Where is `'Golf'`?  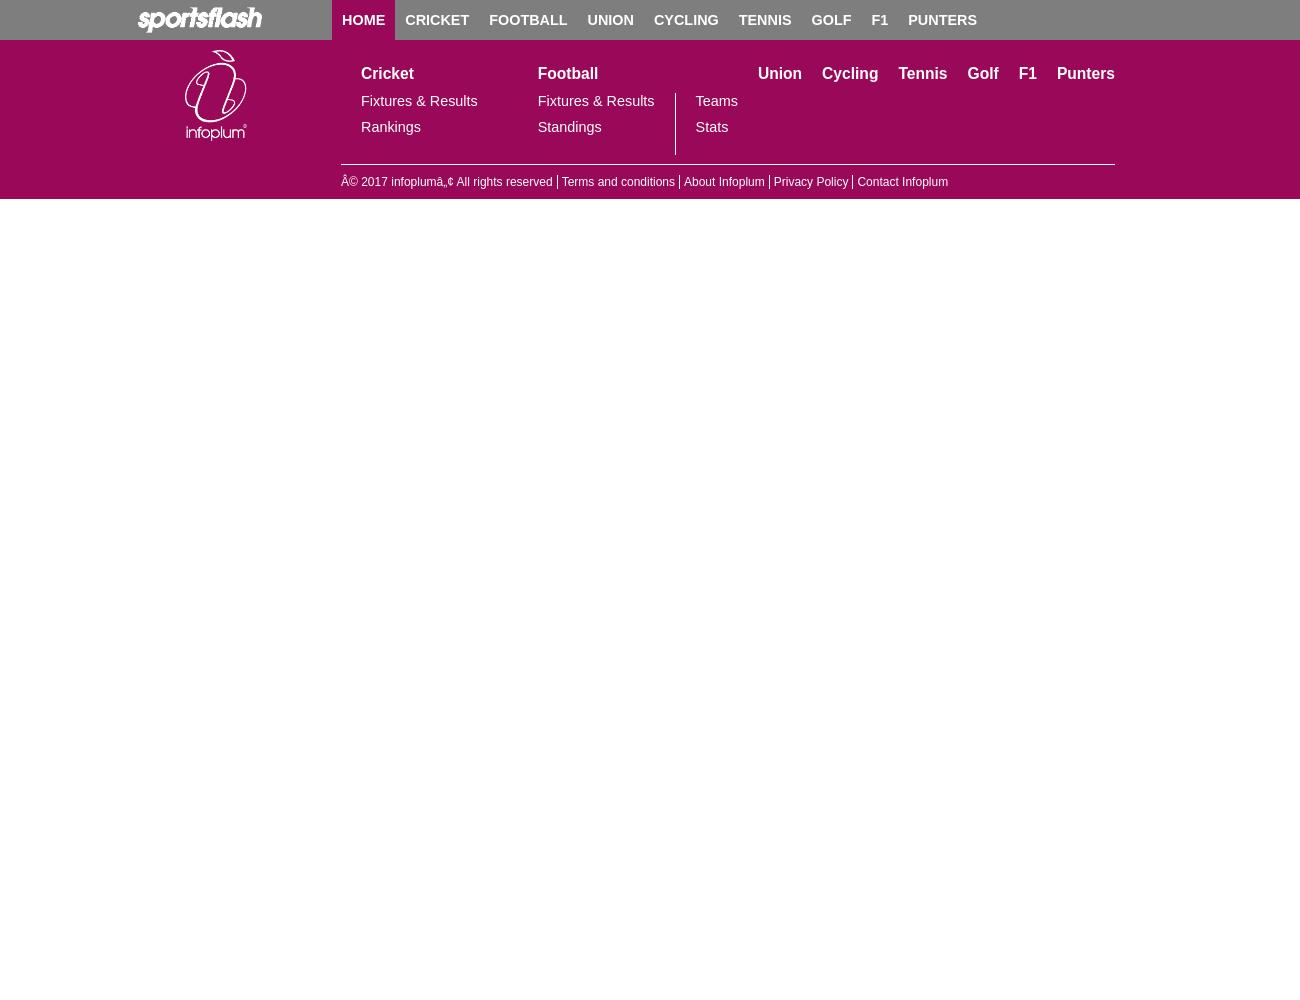 'Golf' is located at coordinates (981, 72).